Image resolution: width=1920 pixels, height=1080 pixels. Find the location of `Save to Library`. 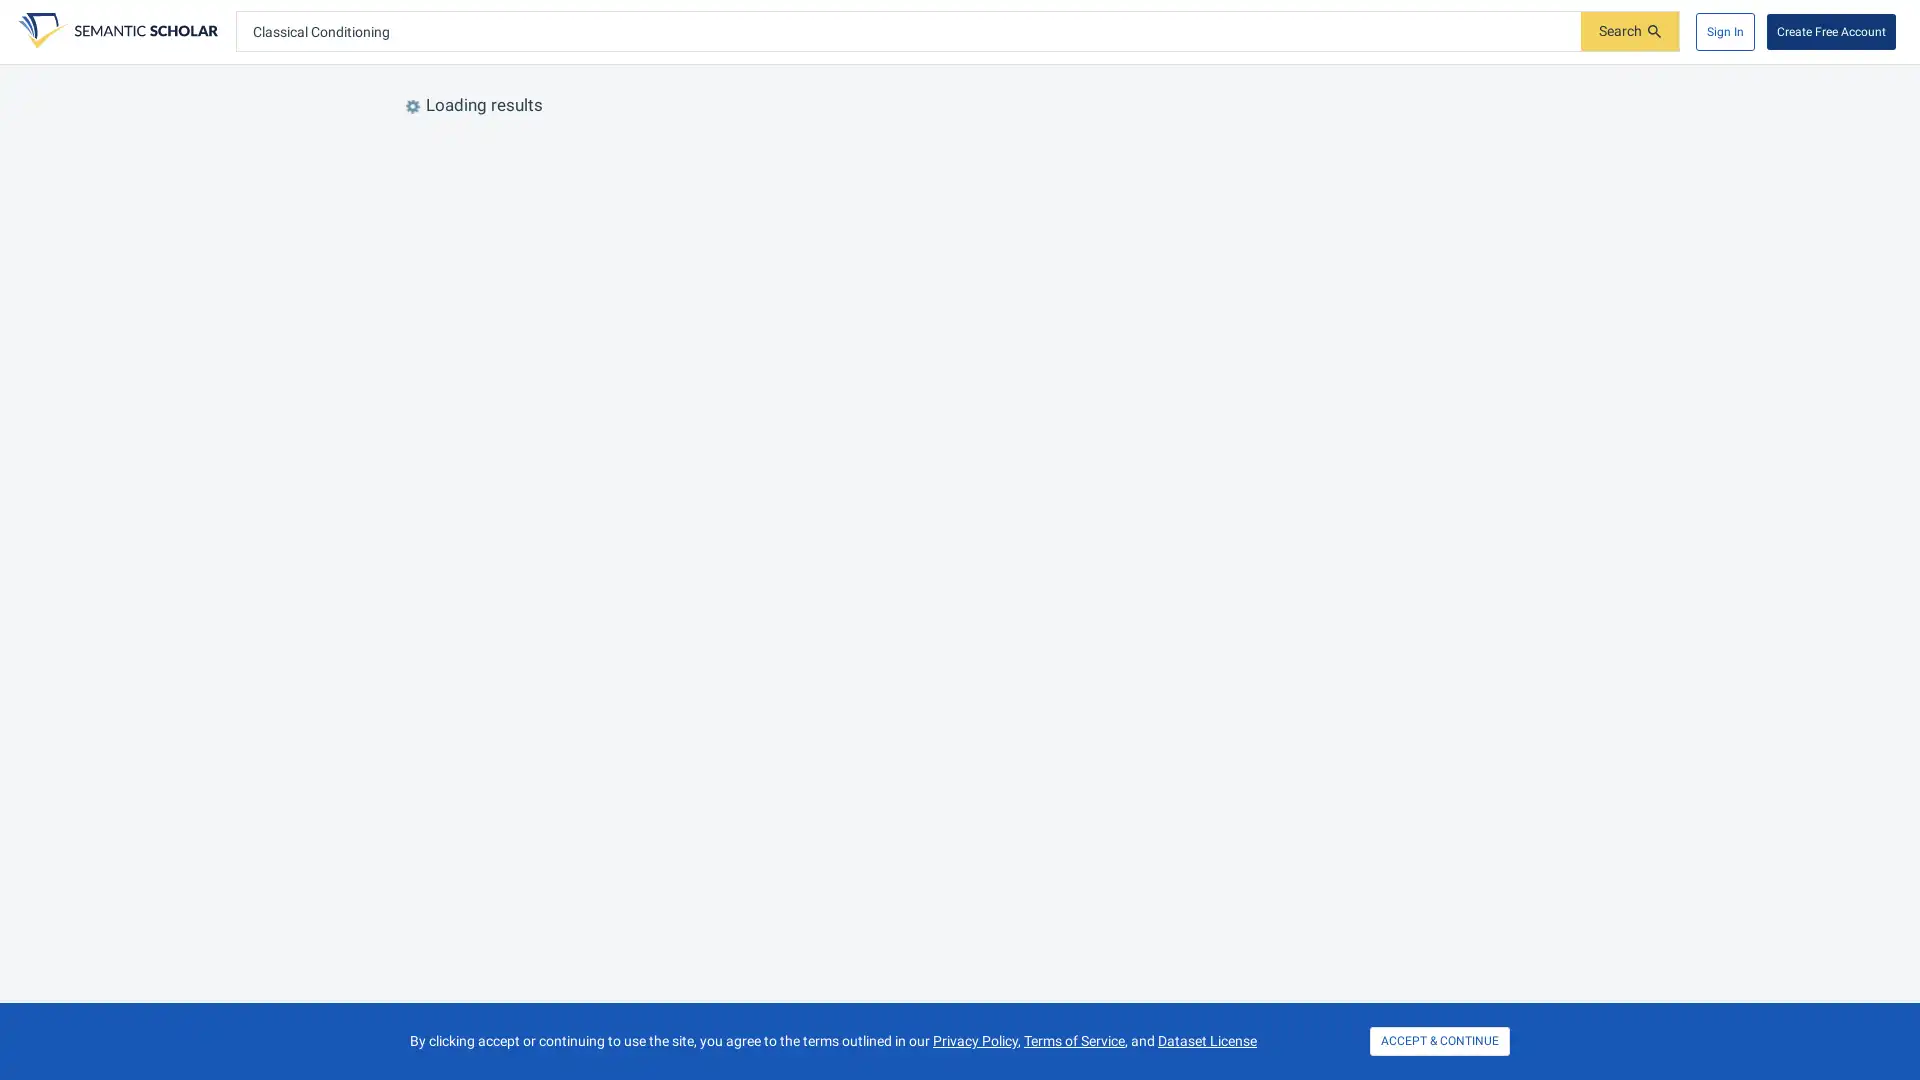

Save to Library is located at coordinates (597, 1024).